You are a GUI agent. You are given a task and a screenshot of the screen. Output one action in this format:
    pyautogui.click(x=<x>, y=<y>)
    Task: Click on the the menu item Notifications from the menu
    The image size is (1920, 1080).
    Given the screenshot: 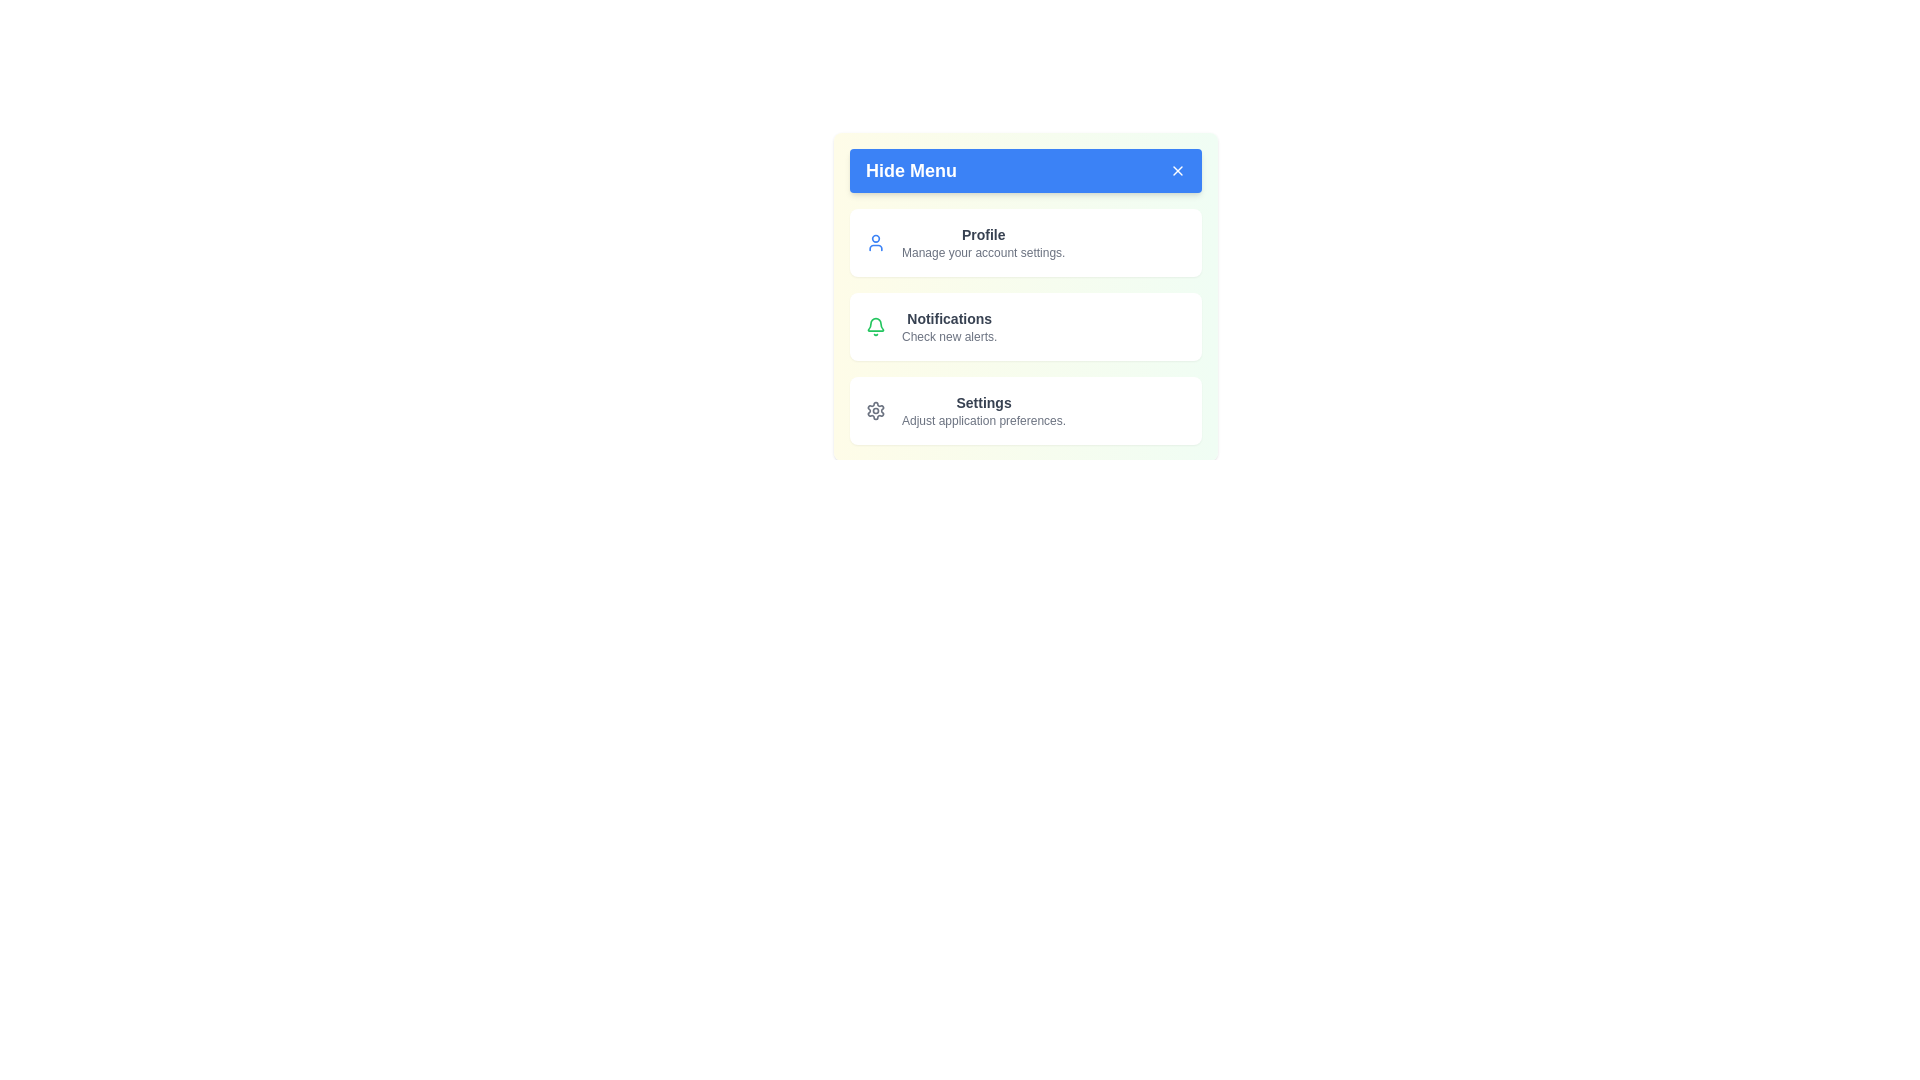 What is the action you would take?
    pyautogui.click(x=1026, y=326)
    